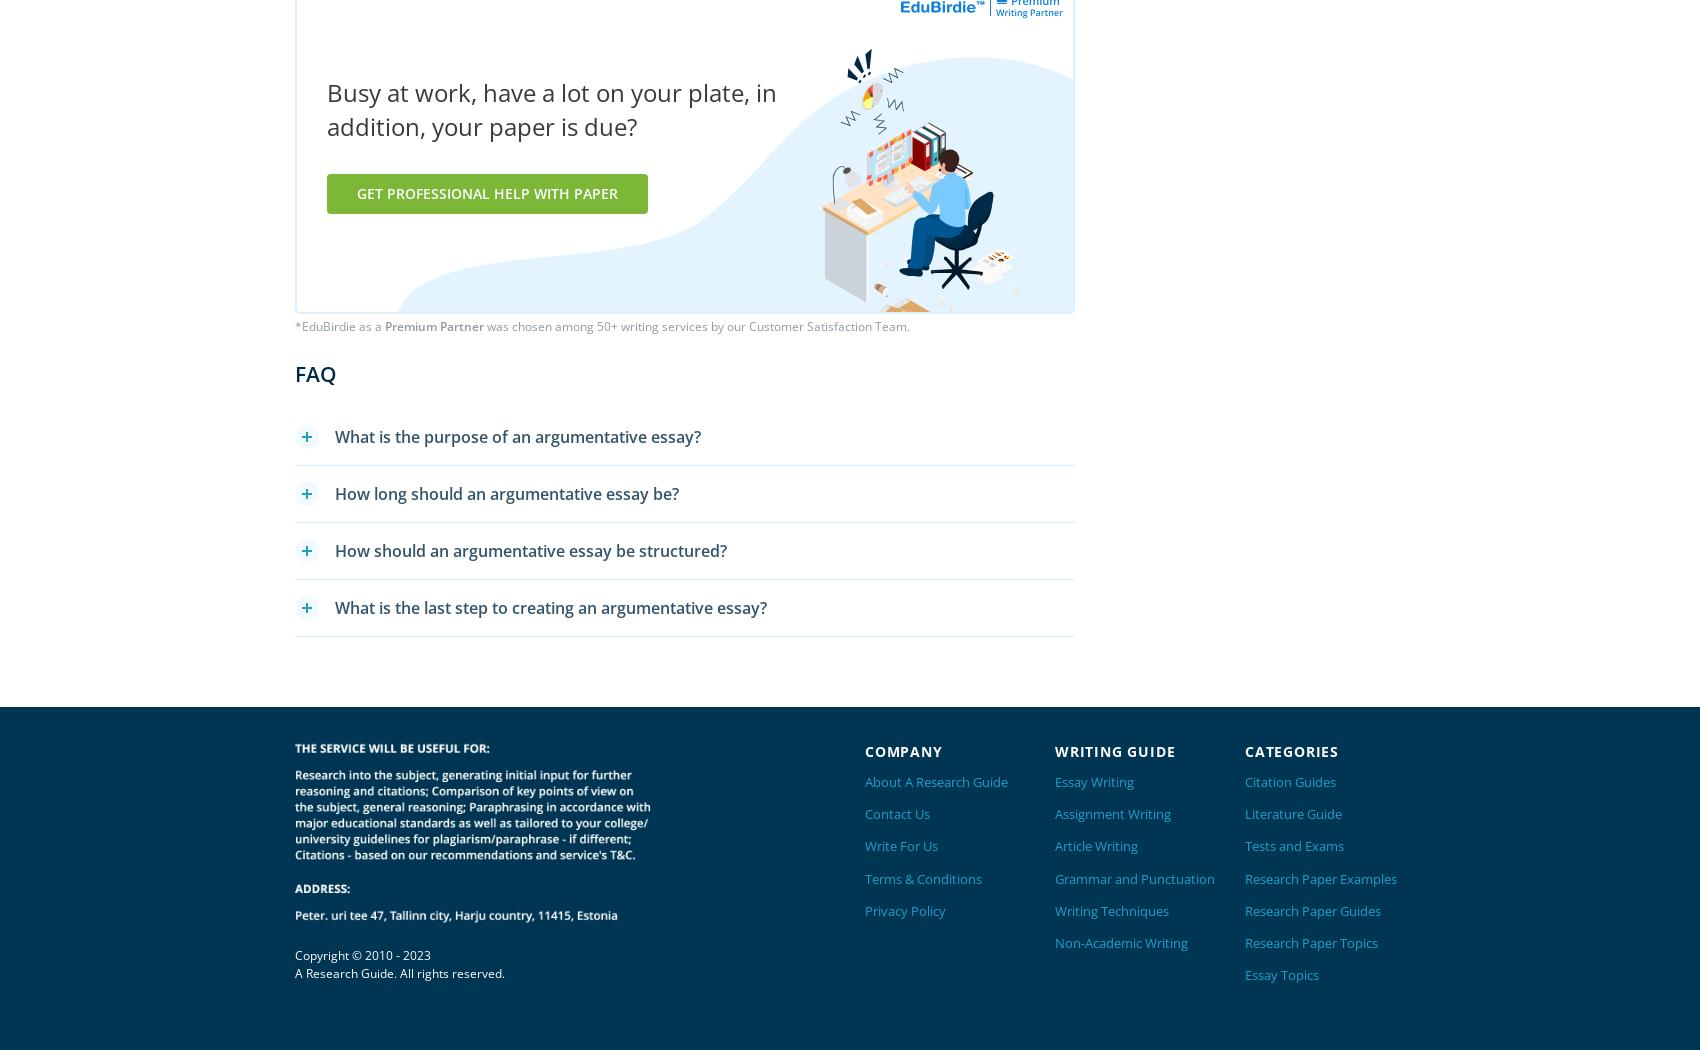 Image resolution: width=1700 pixels, height=1050 pixels. What do you see at coordinates (1115, 751) in the screenshot?
I see `'WRITING GUIDE'` at bounding box center [1115, 751].